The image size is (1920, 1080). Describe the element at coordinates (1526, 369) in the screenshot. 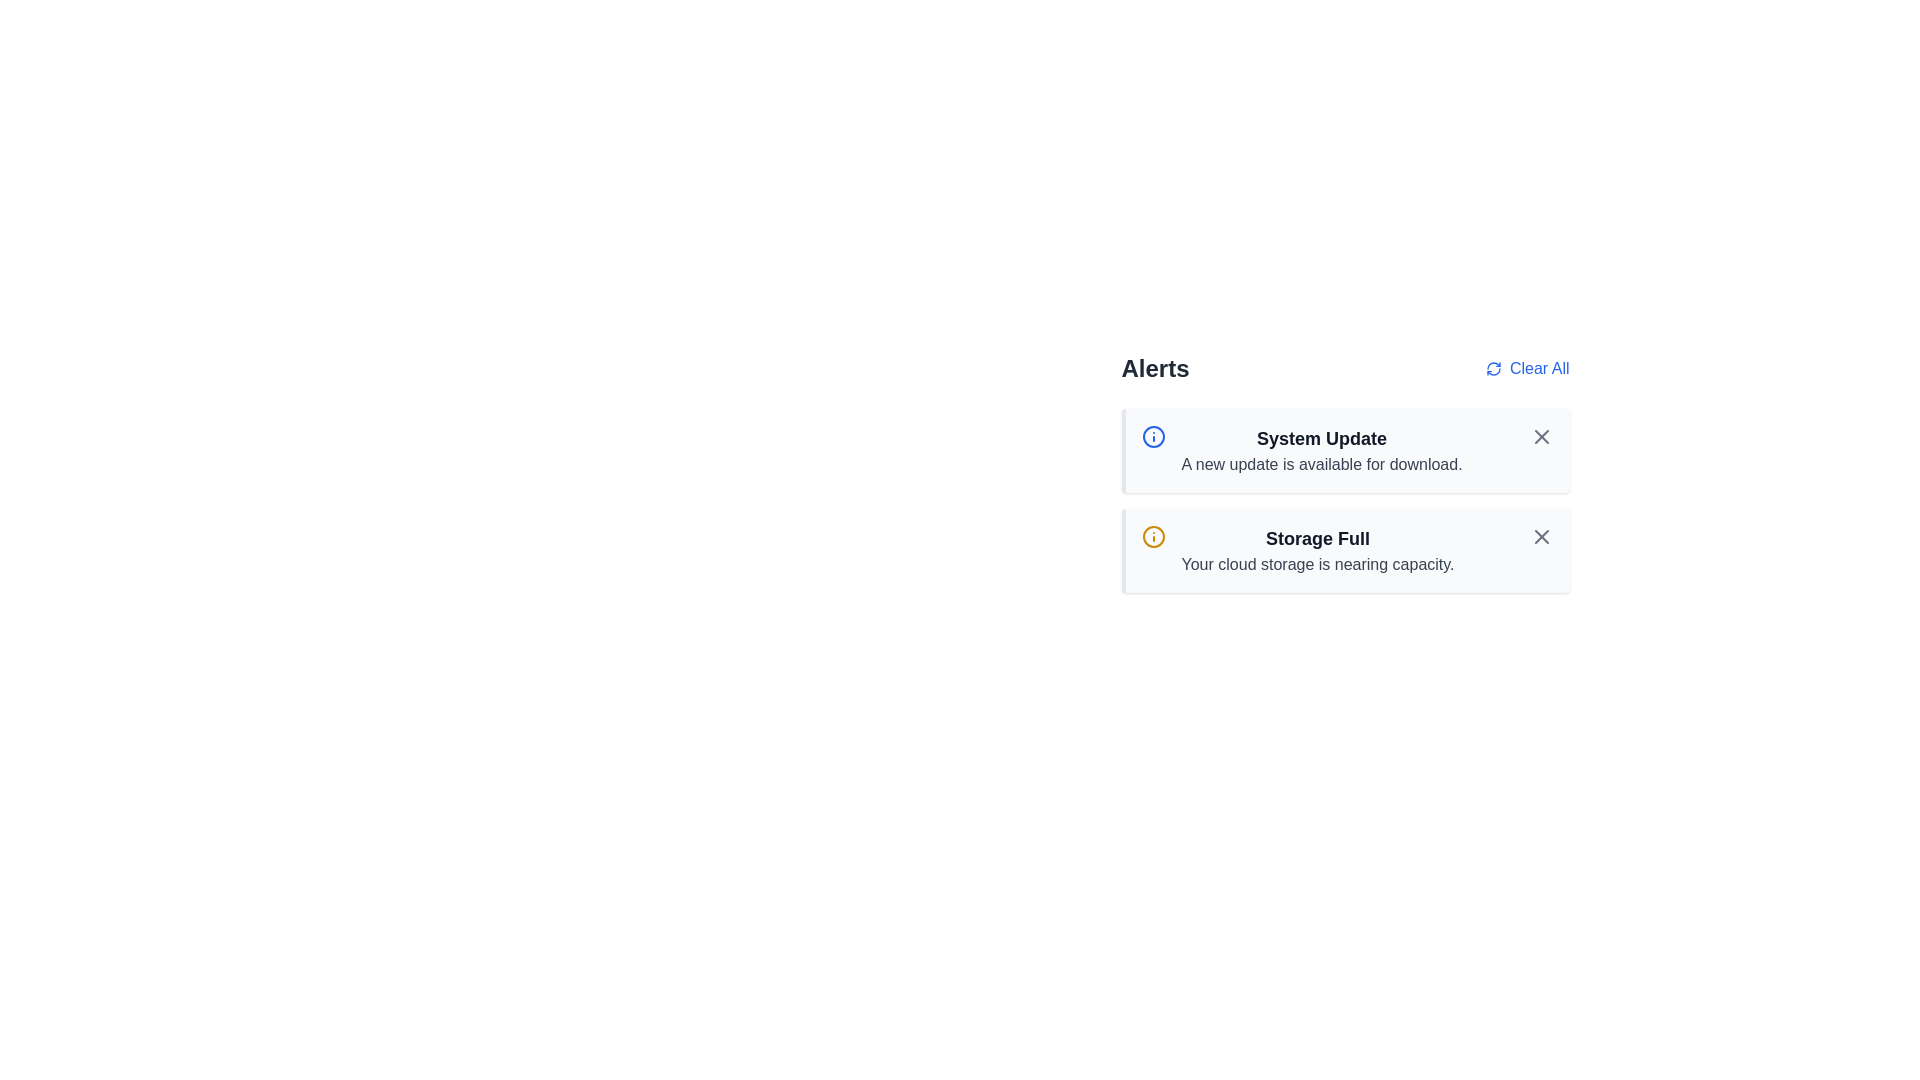

I see `the 'Clear All' button to clear all alerts` at that location.